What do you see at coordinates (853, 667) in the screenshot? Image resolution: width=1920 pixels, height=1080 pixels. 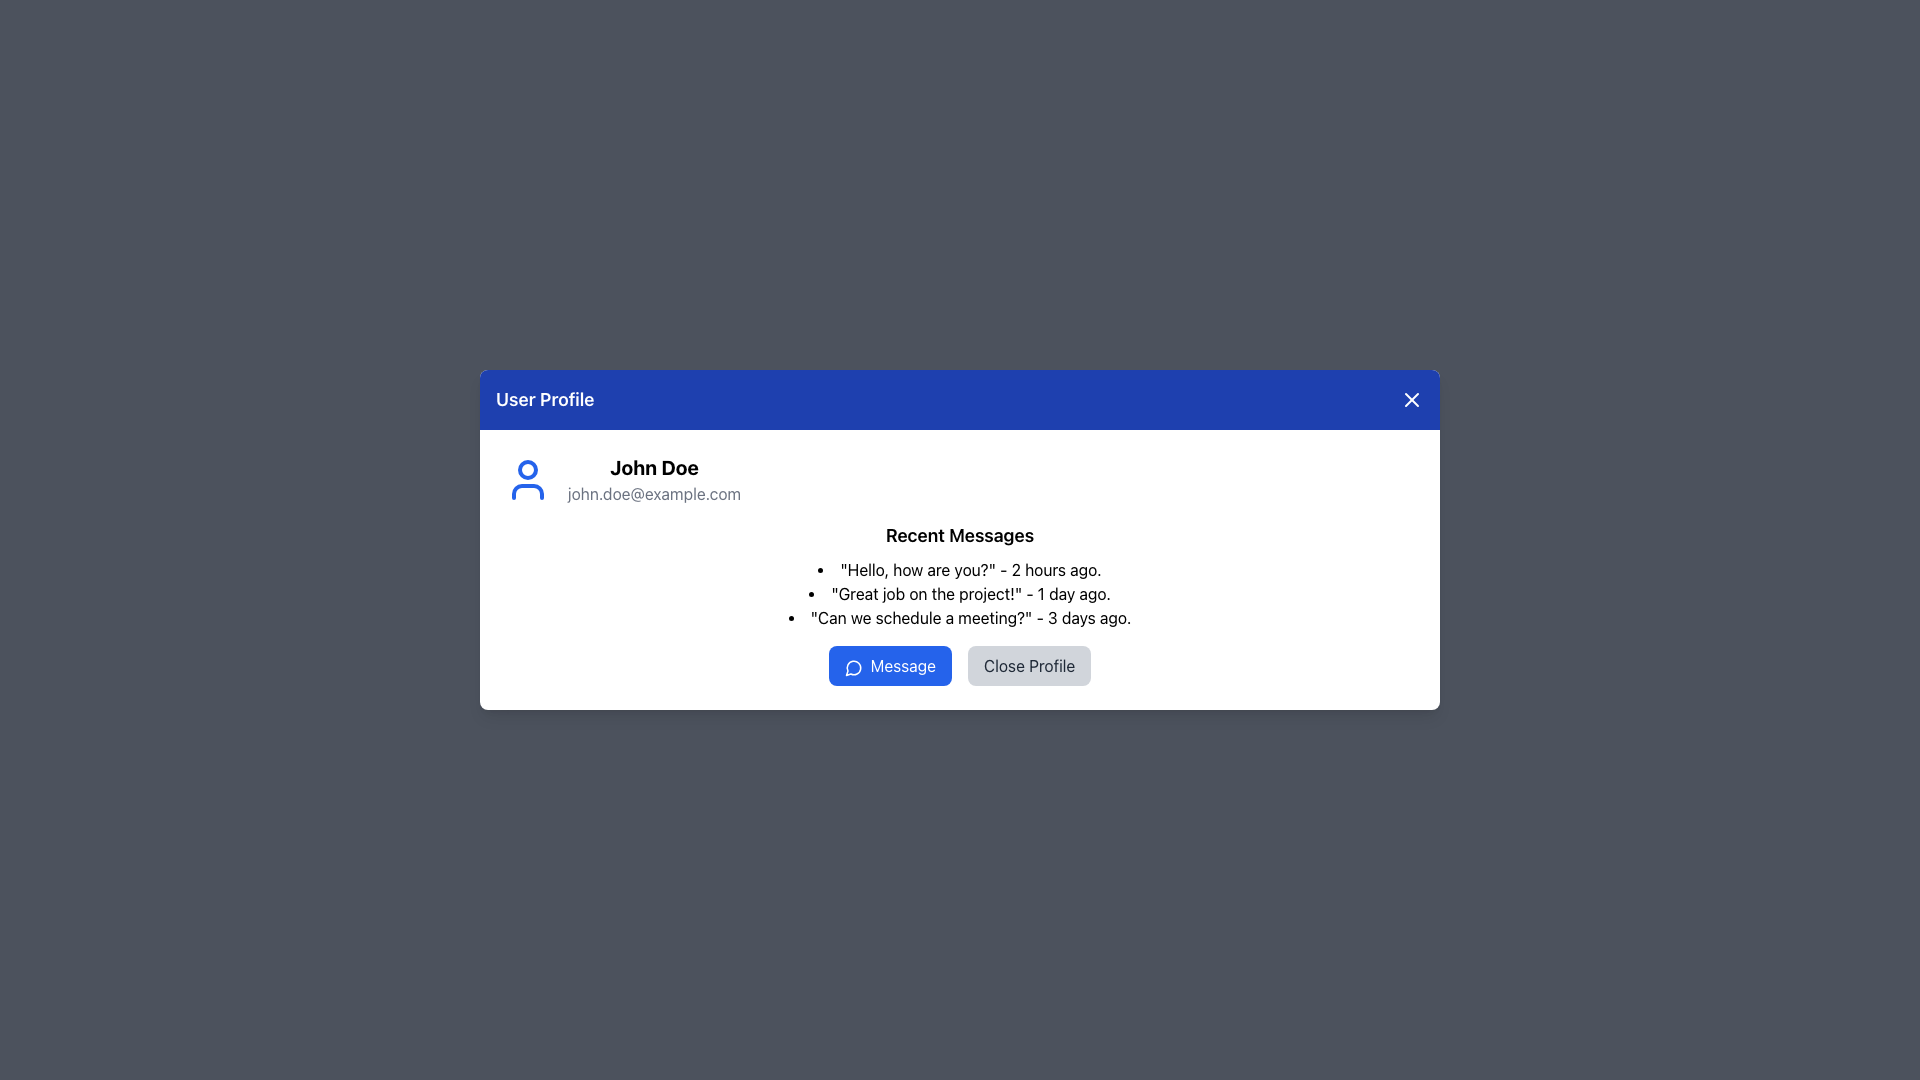 I see `the small circular messaging icon outlined with a blue stroke, located to the left of the text 'Message' in the blue button at the bottom of the user profile interface` at bounding box center [853, 667].